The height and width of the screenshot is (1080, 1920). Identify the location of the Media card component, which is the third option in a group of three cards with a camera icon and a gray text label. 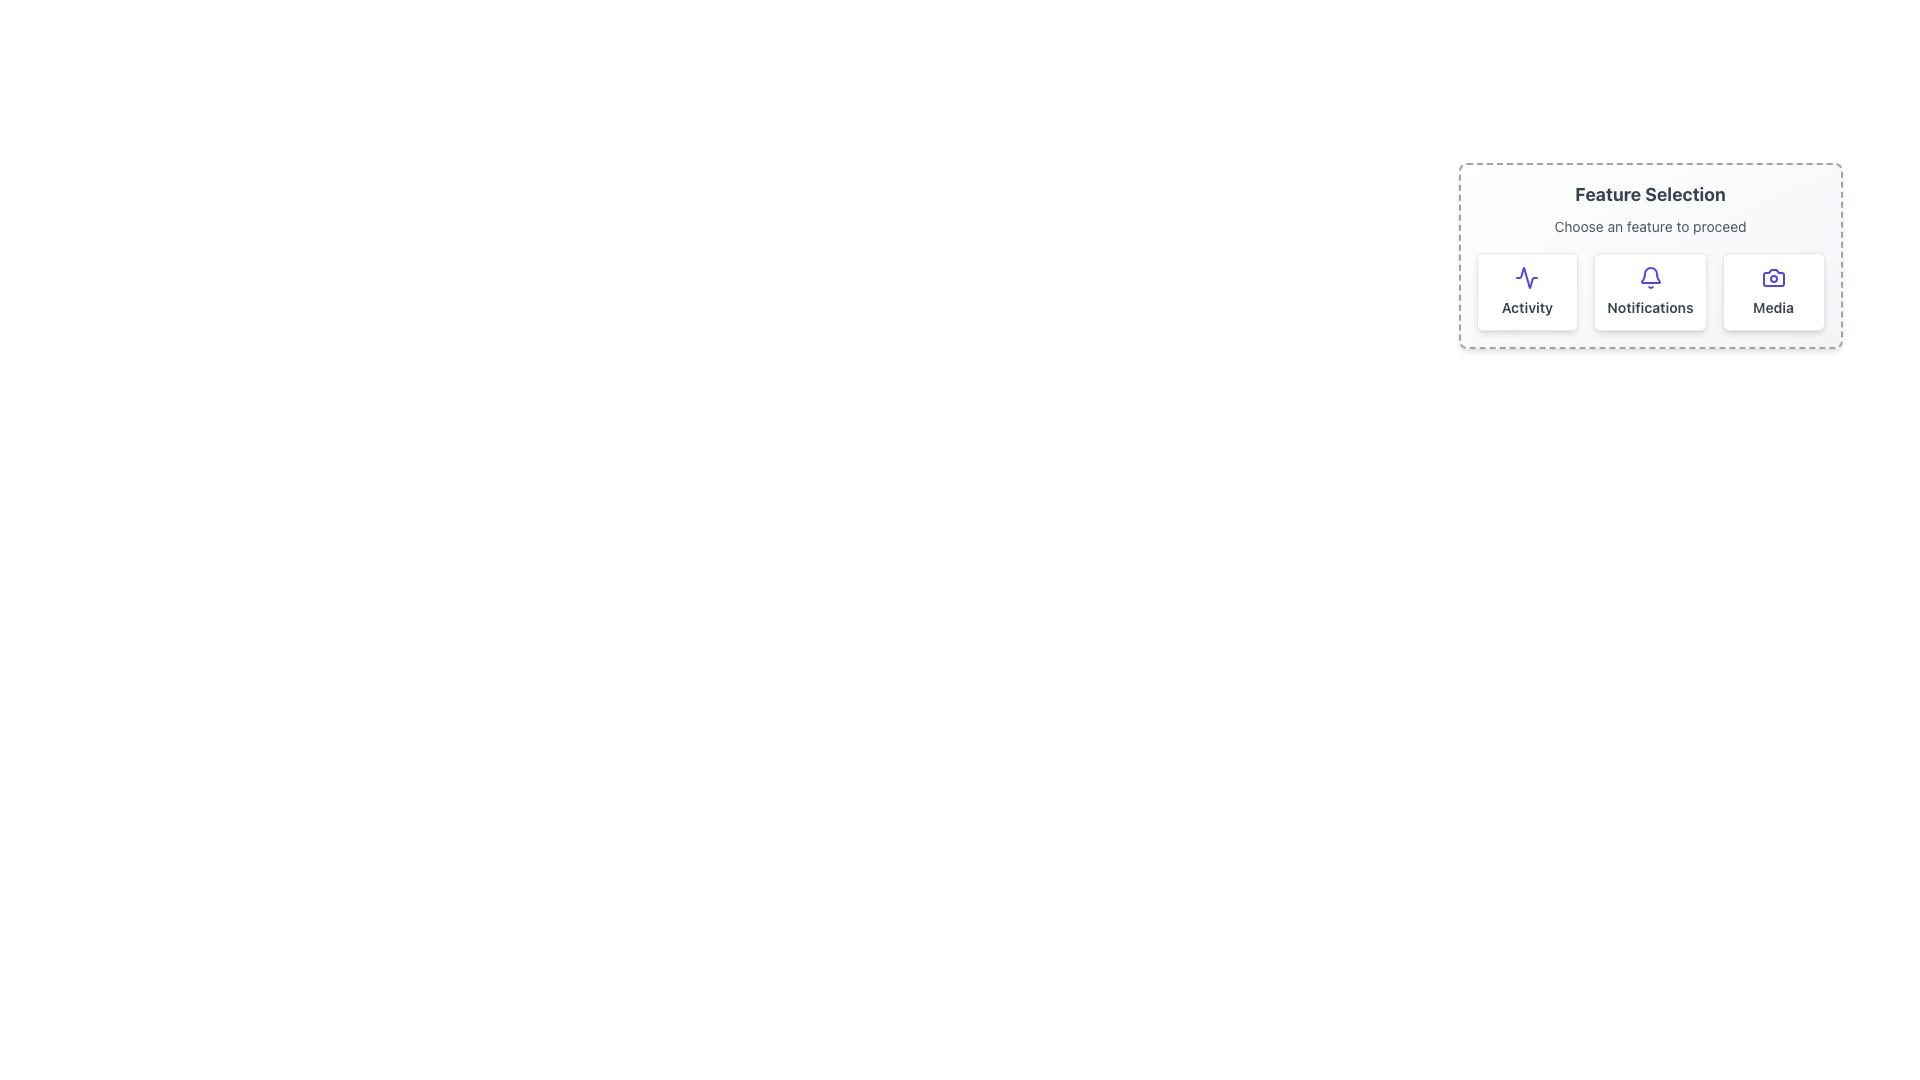
(1773, 292).